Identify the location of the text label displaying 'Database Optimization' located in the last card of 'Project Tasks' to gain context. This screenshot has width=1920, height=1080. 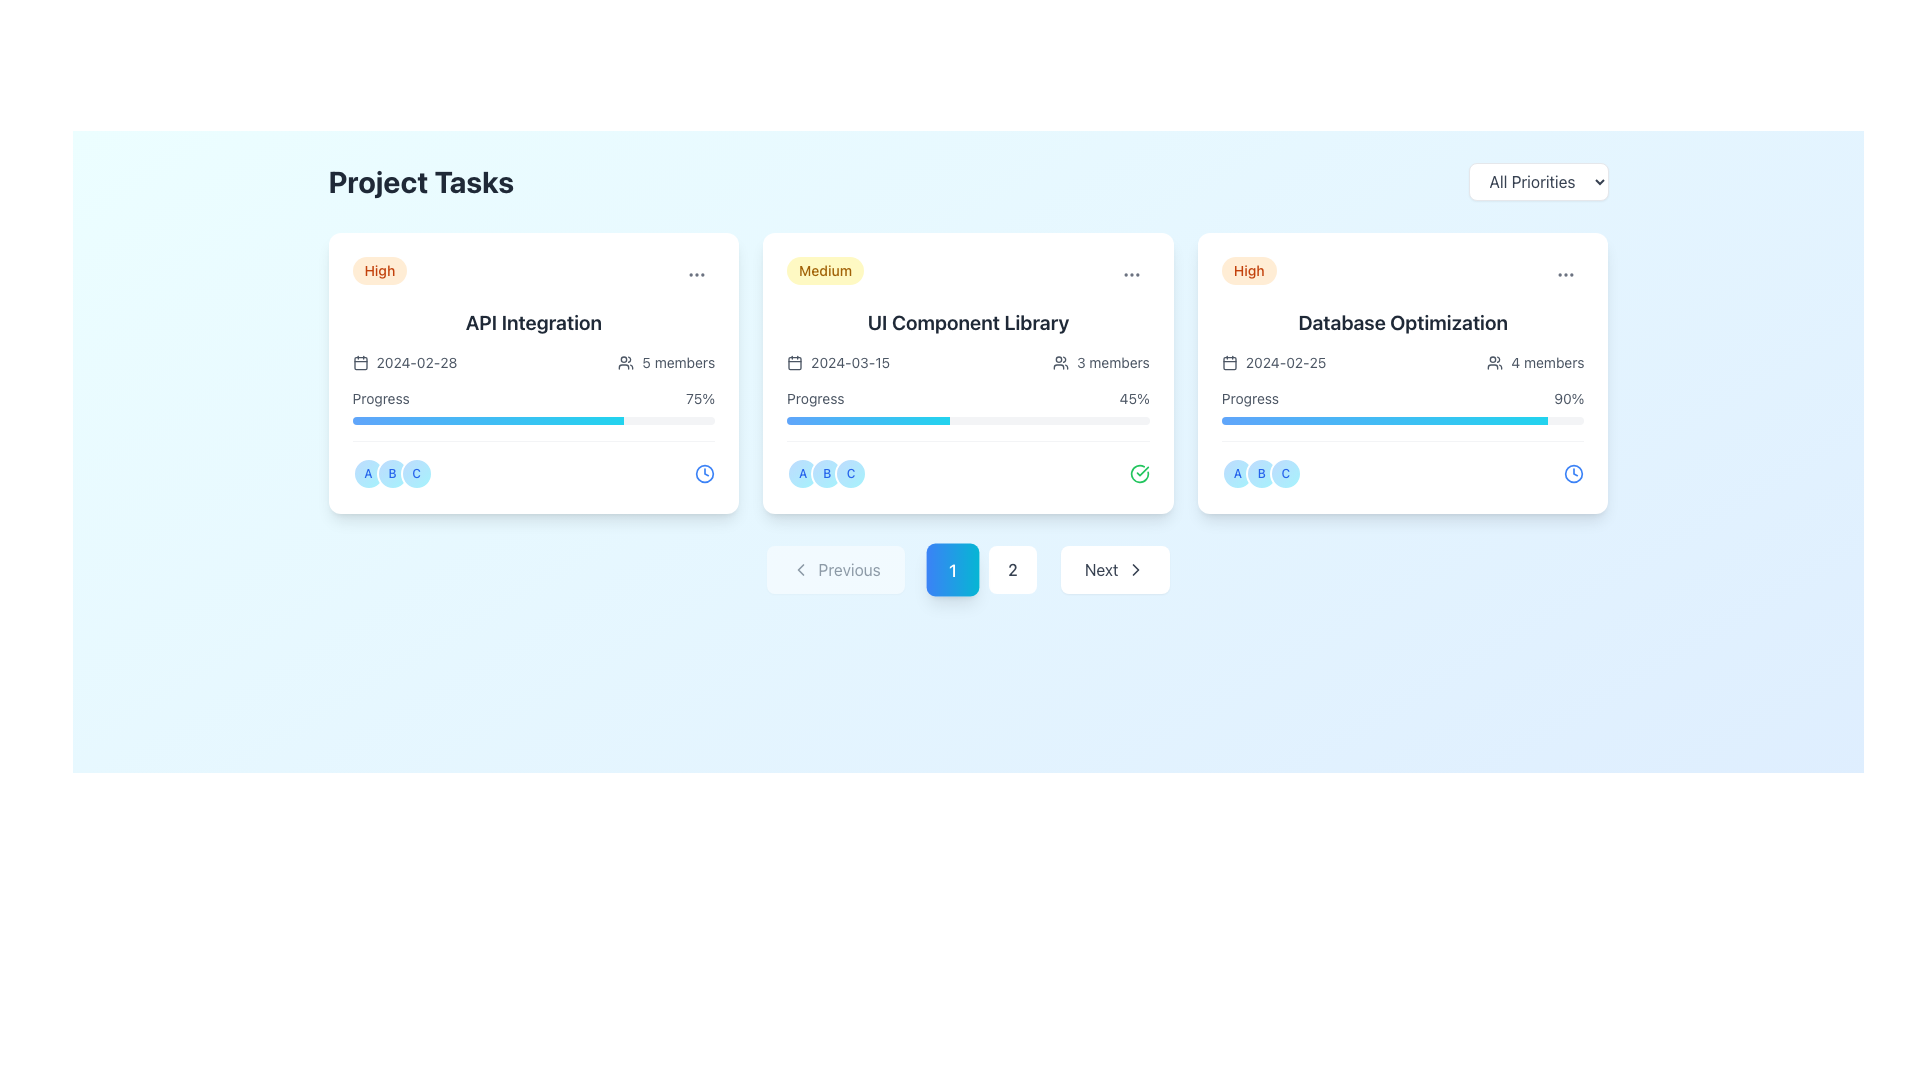
(1402, 322).